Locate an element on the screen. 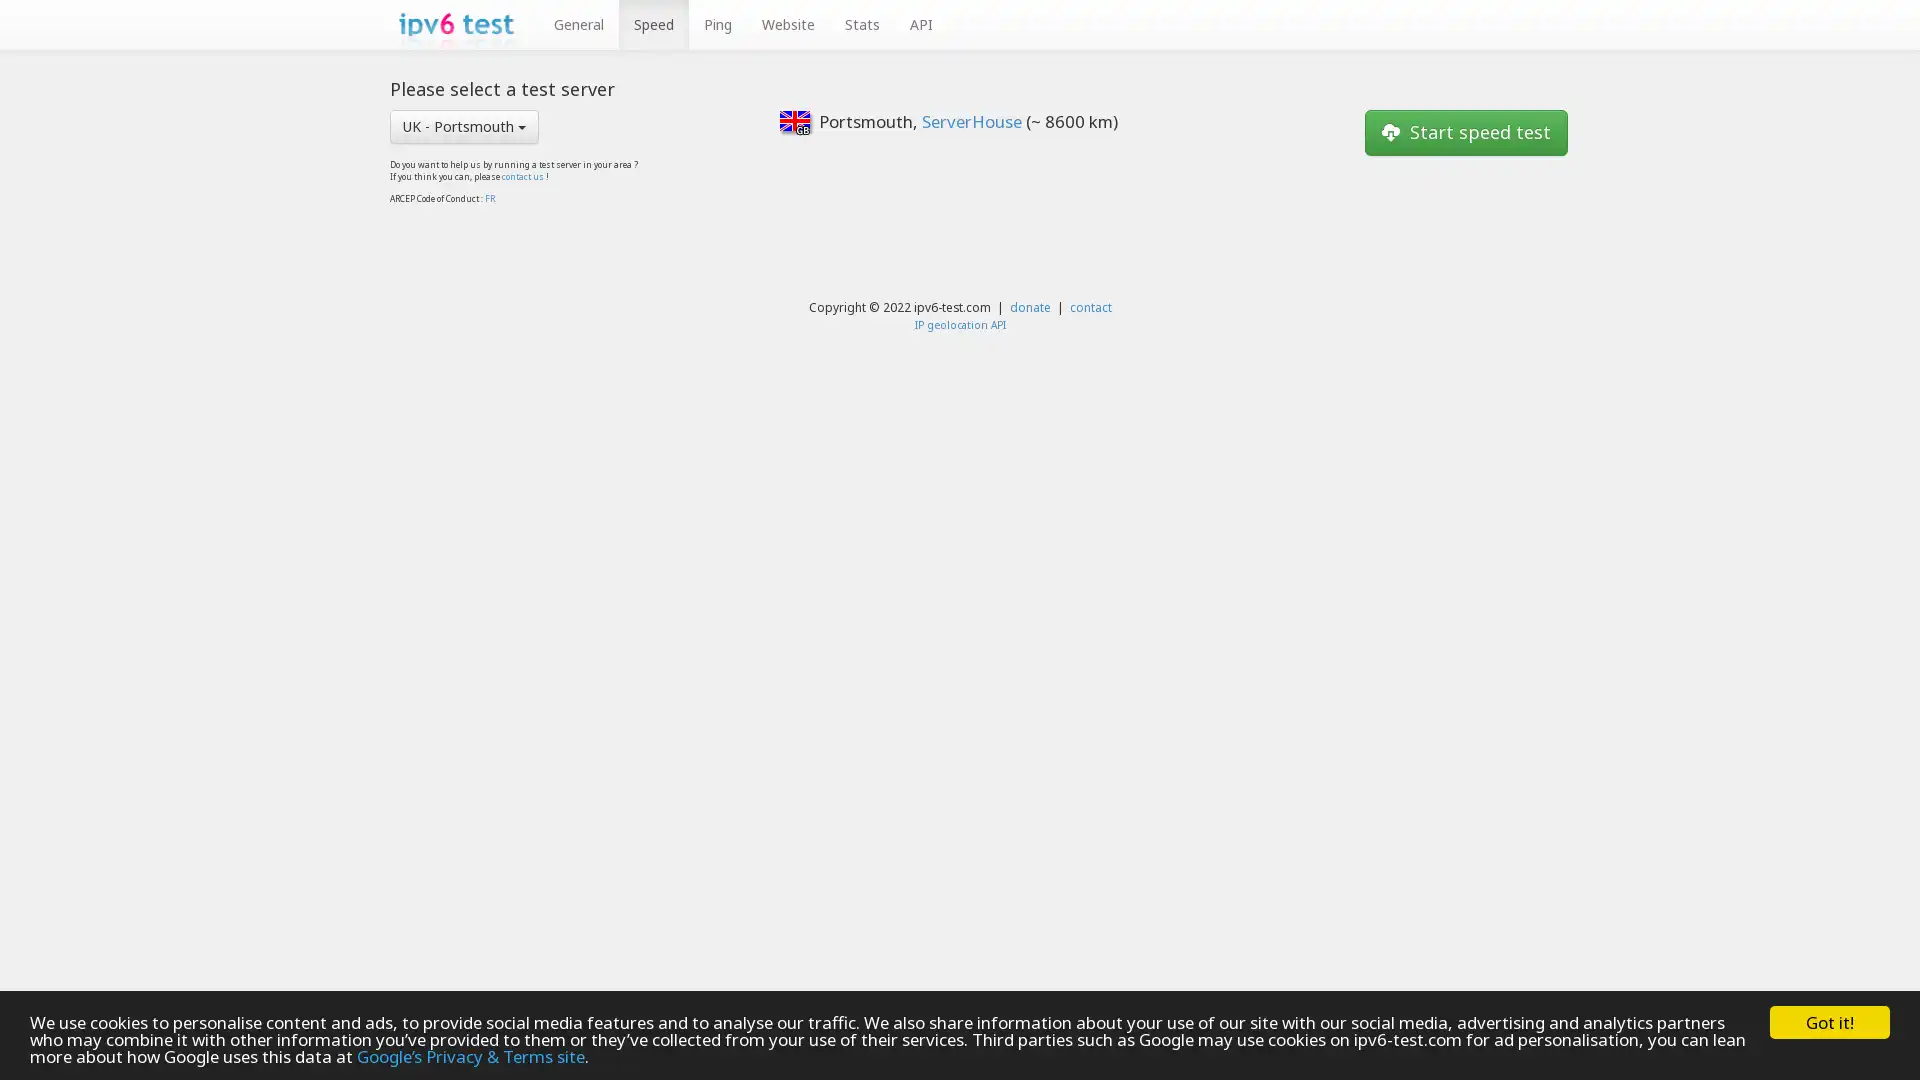 The image size is (1920, 1080). Start speed test is located at coordinates (1466, 131).